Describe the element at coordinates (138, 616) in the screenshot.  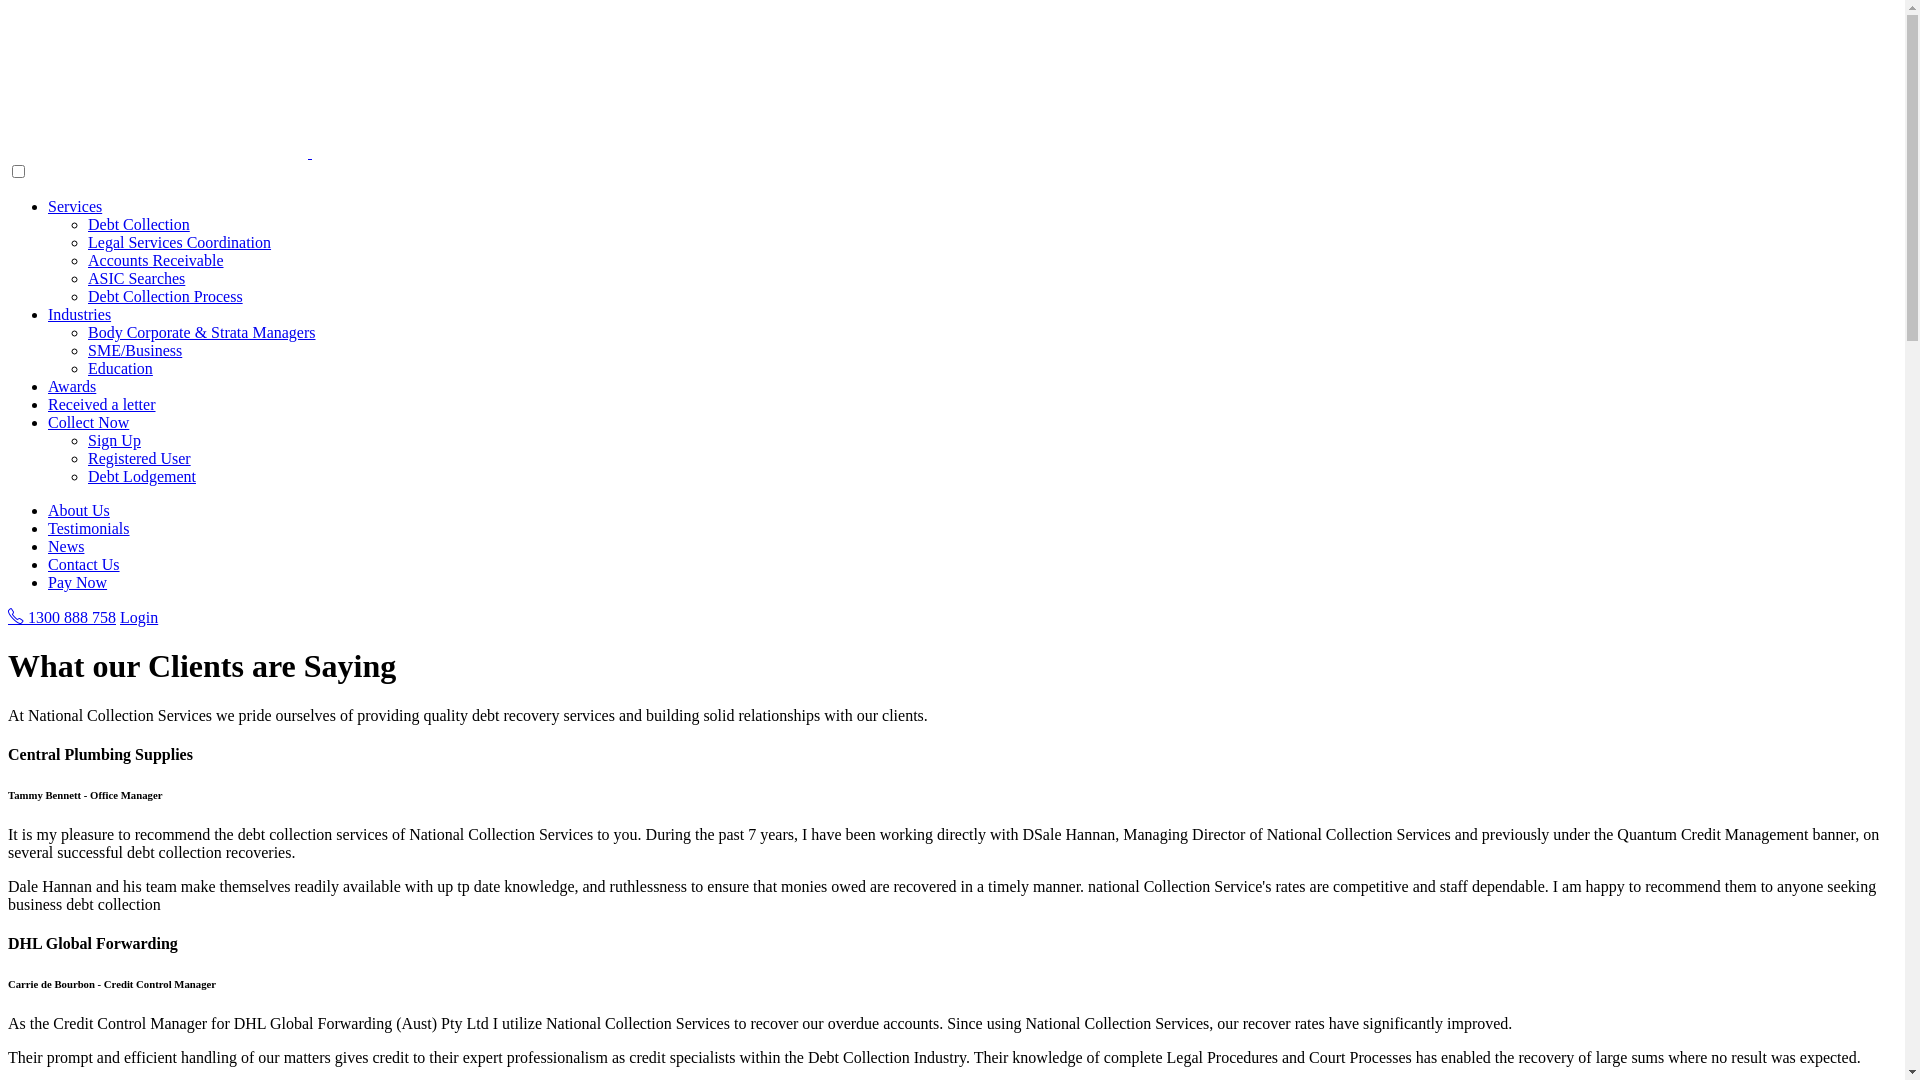
I see `'Login'` at that location.